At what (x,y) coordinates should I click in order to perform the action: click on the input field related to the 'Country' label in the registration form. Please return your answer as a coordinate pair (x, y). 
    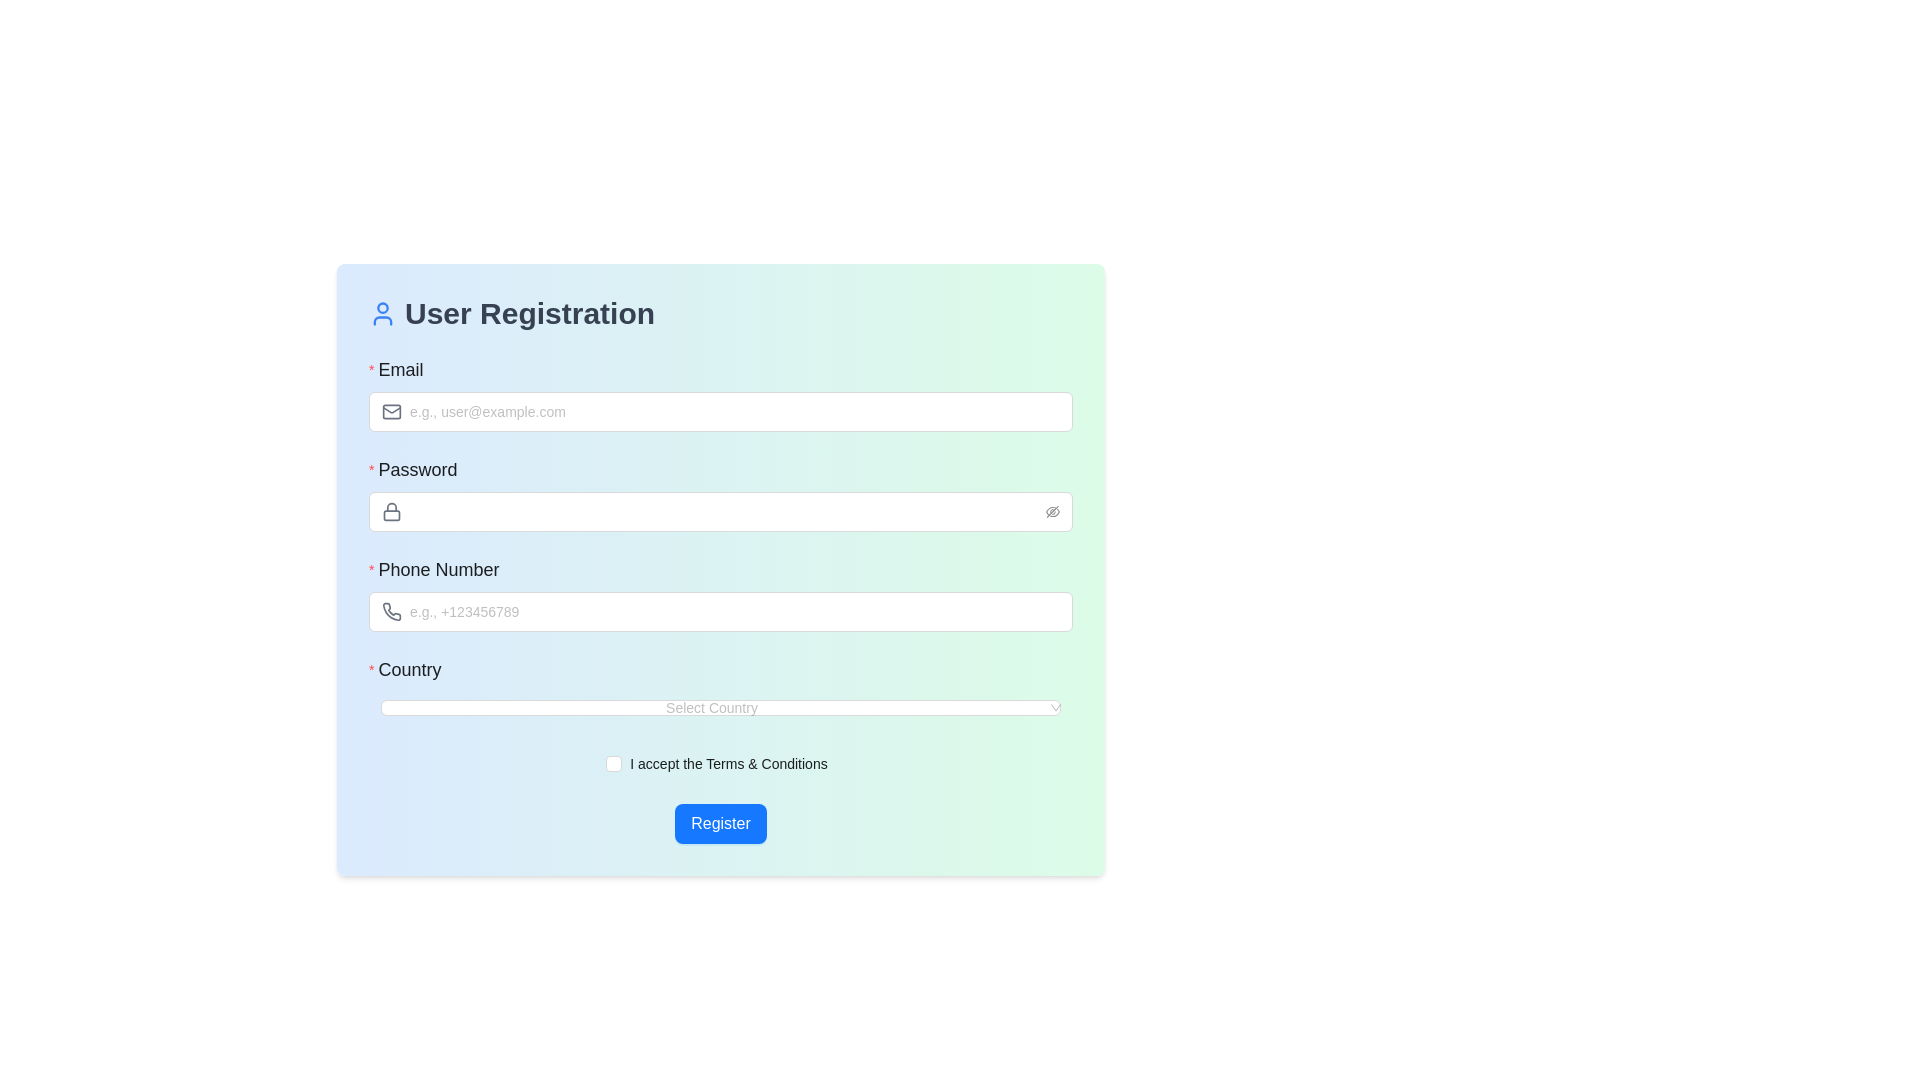
    Looking at the image, I should click on (411, 670).